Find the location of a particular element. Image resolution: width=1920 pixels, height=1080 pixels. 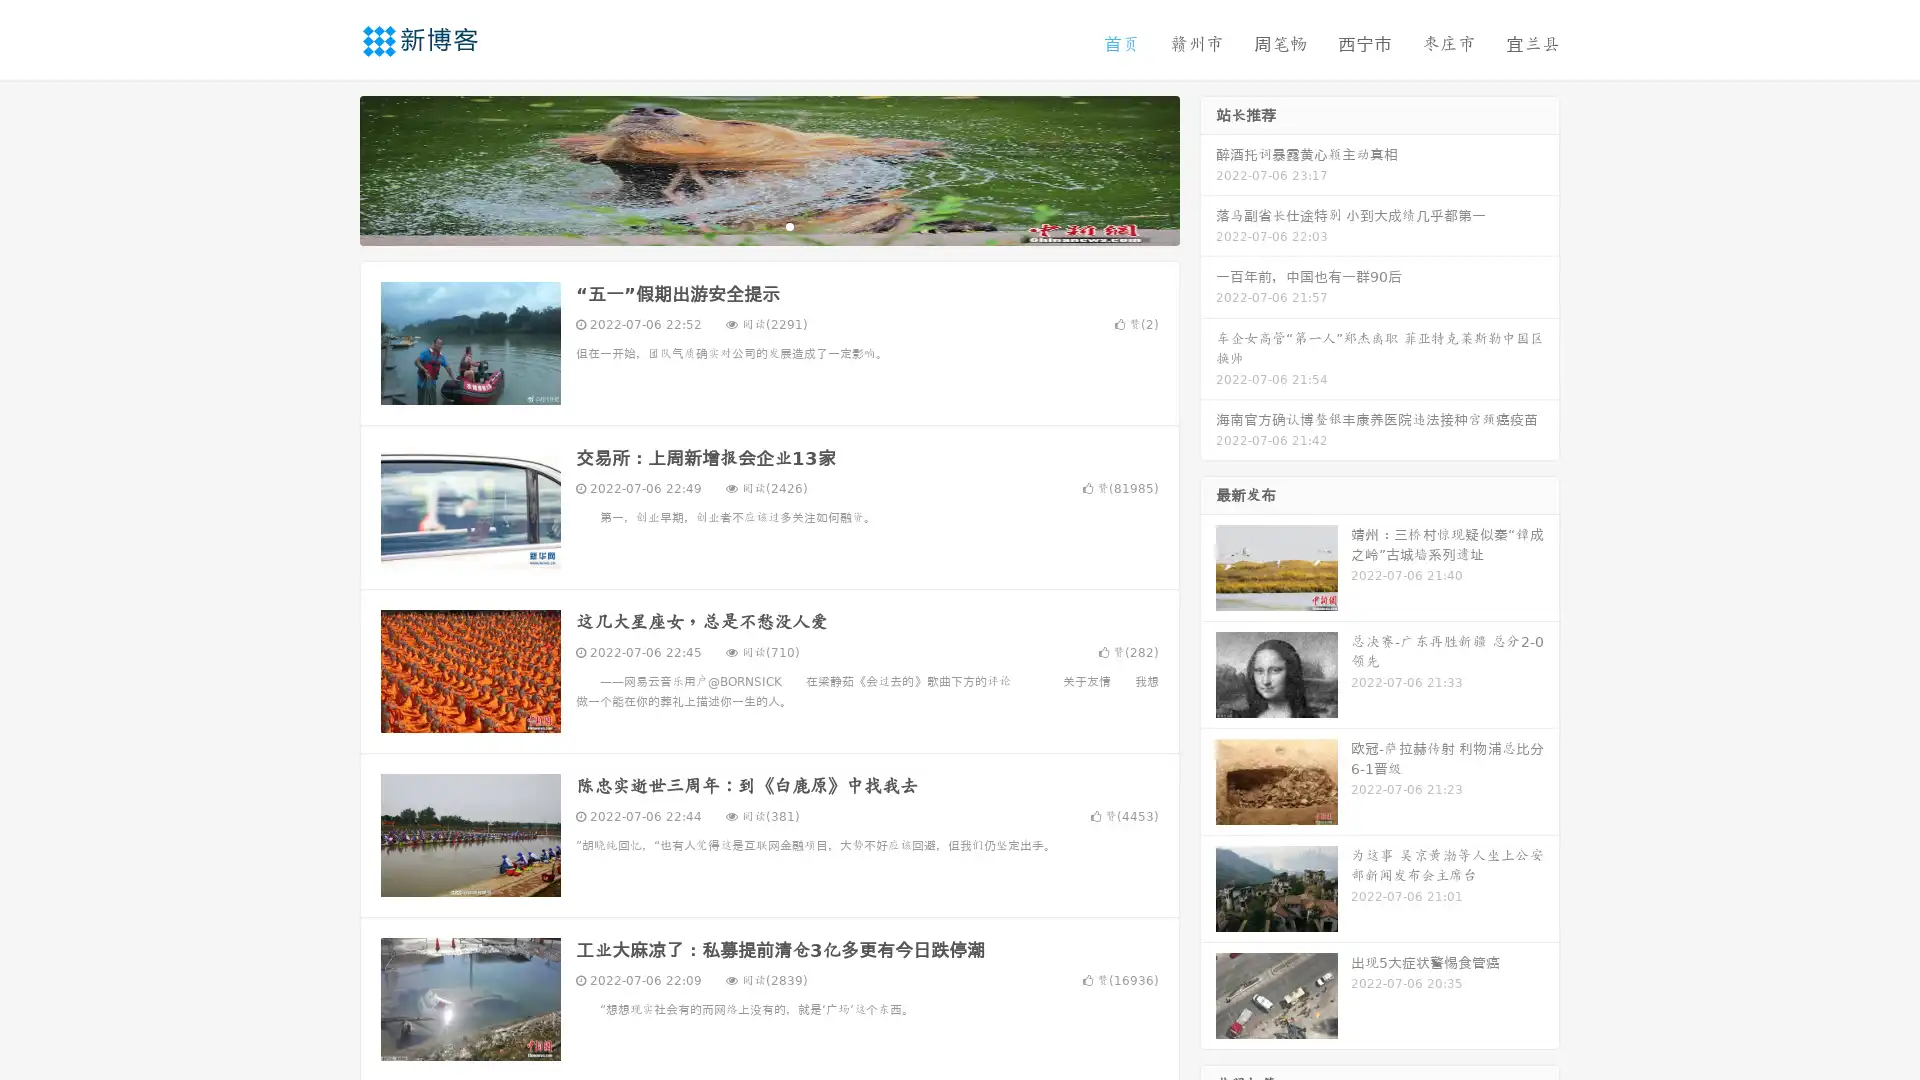

Go to slide 2 is located at coordinates (768, 225).